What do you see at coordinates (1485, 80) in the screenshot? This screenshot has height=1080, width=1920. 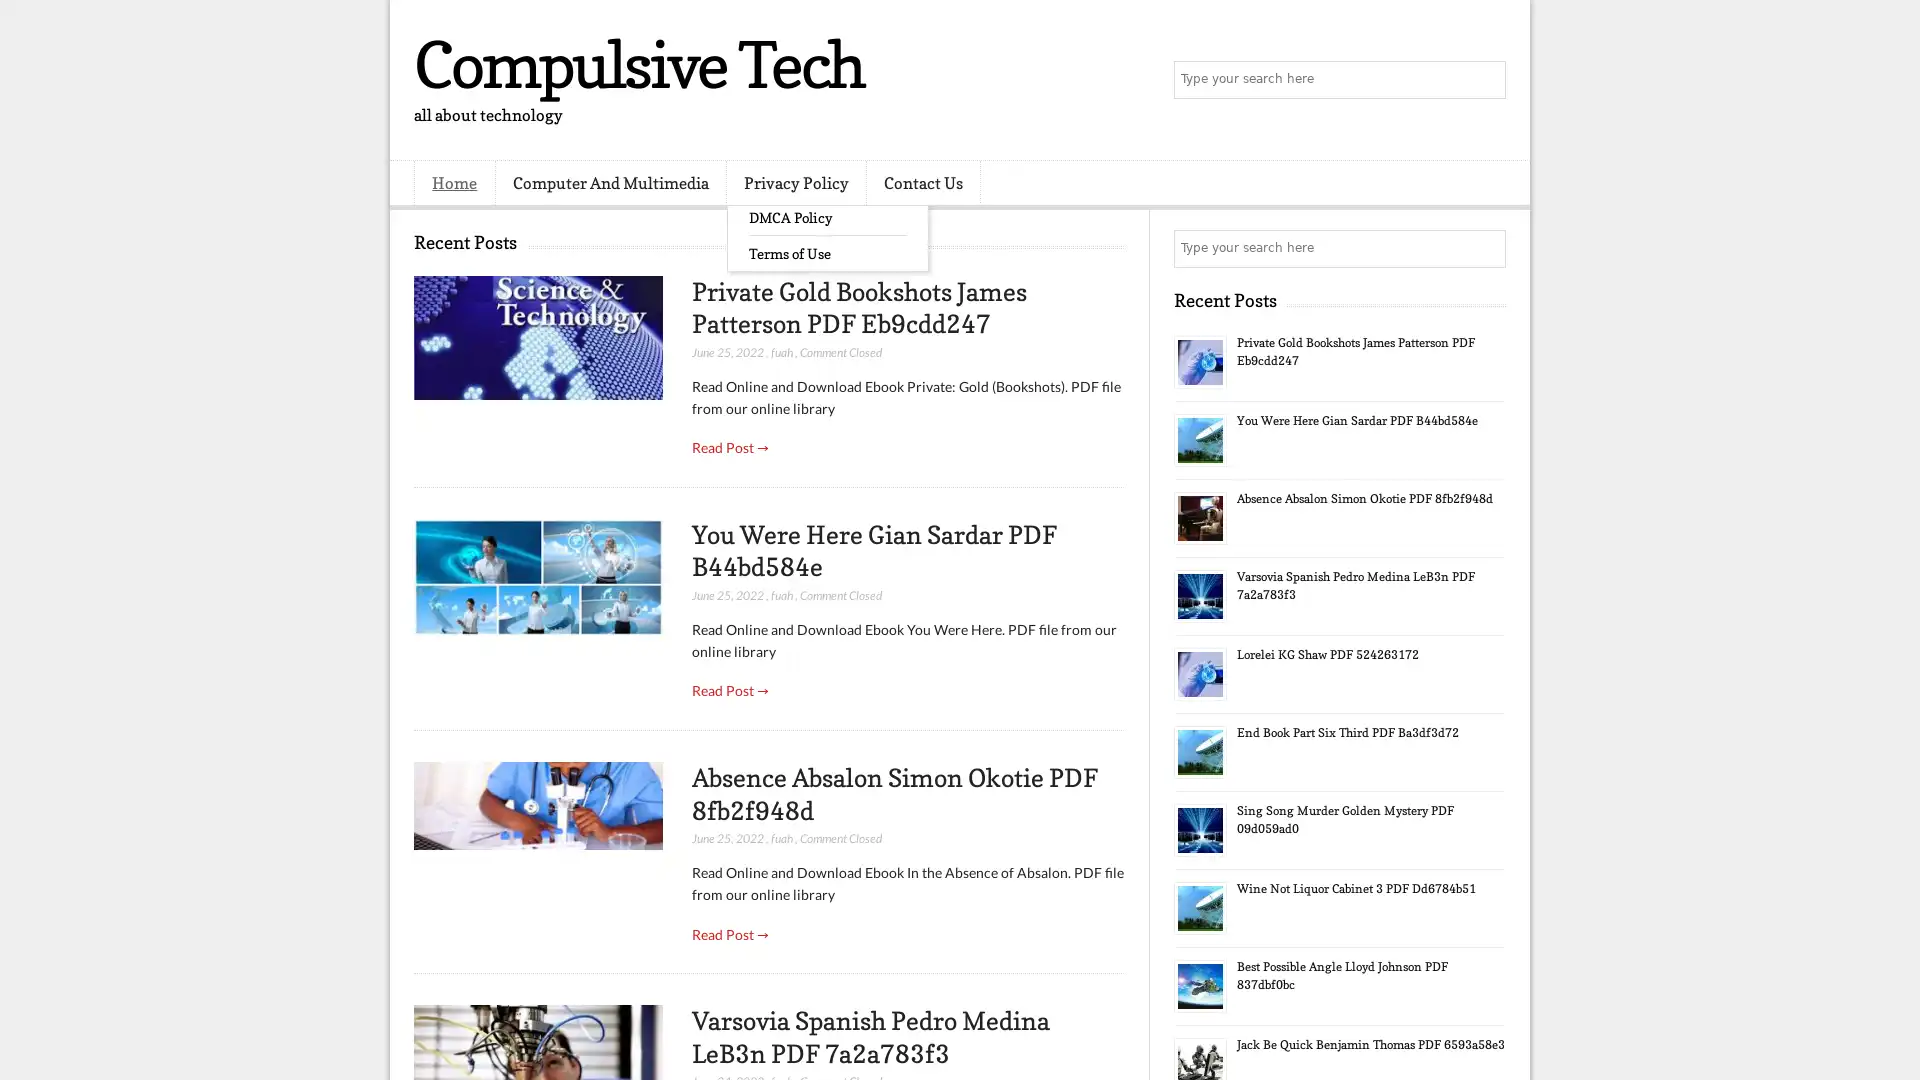 I see `Search` at bounding box center [1485, 80].